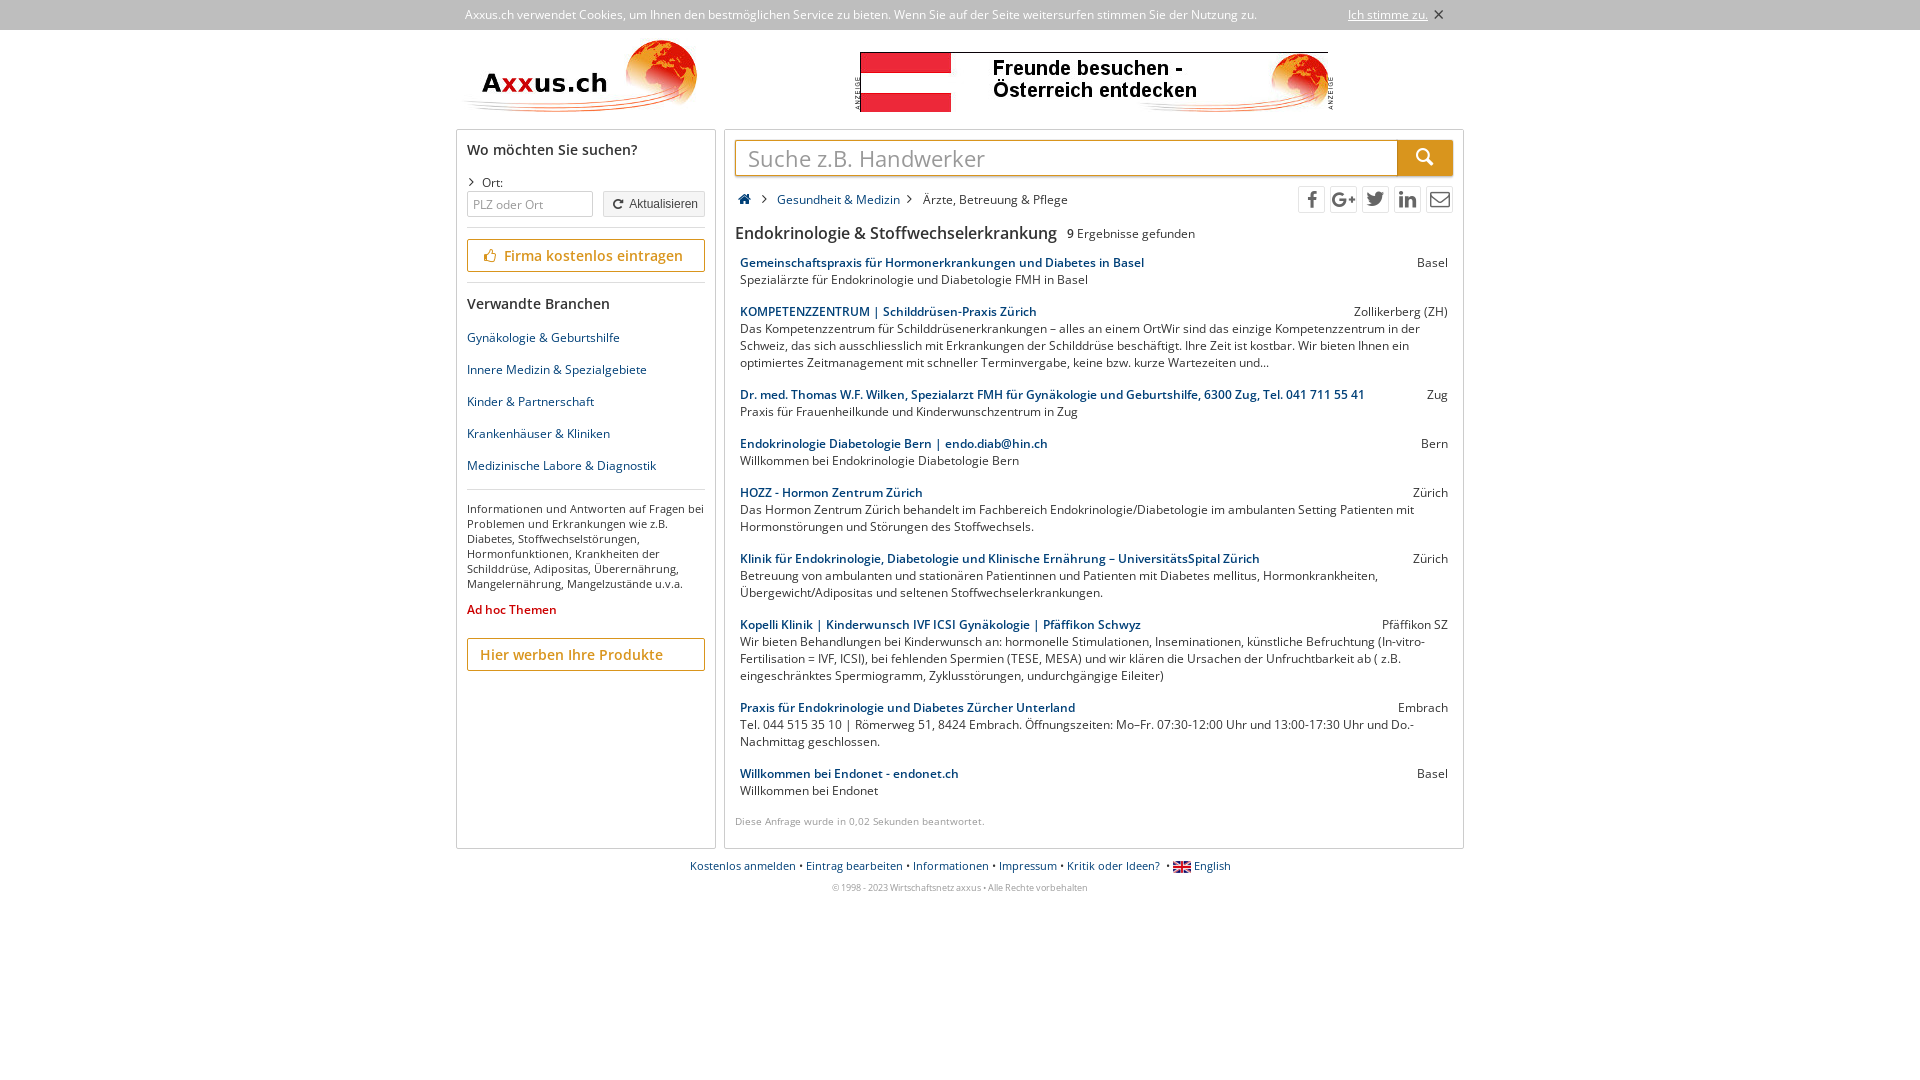 This screenshot has height=1080, width=1920. What do you see at coordinates (838, 199) in the screenshot?
I see `'Gesundheit & Medizin'` at bounding box center [838, 199].